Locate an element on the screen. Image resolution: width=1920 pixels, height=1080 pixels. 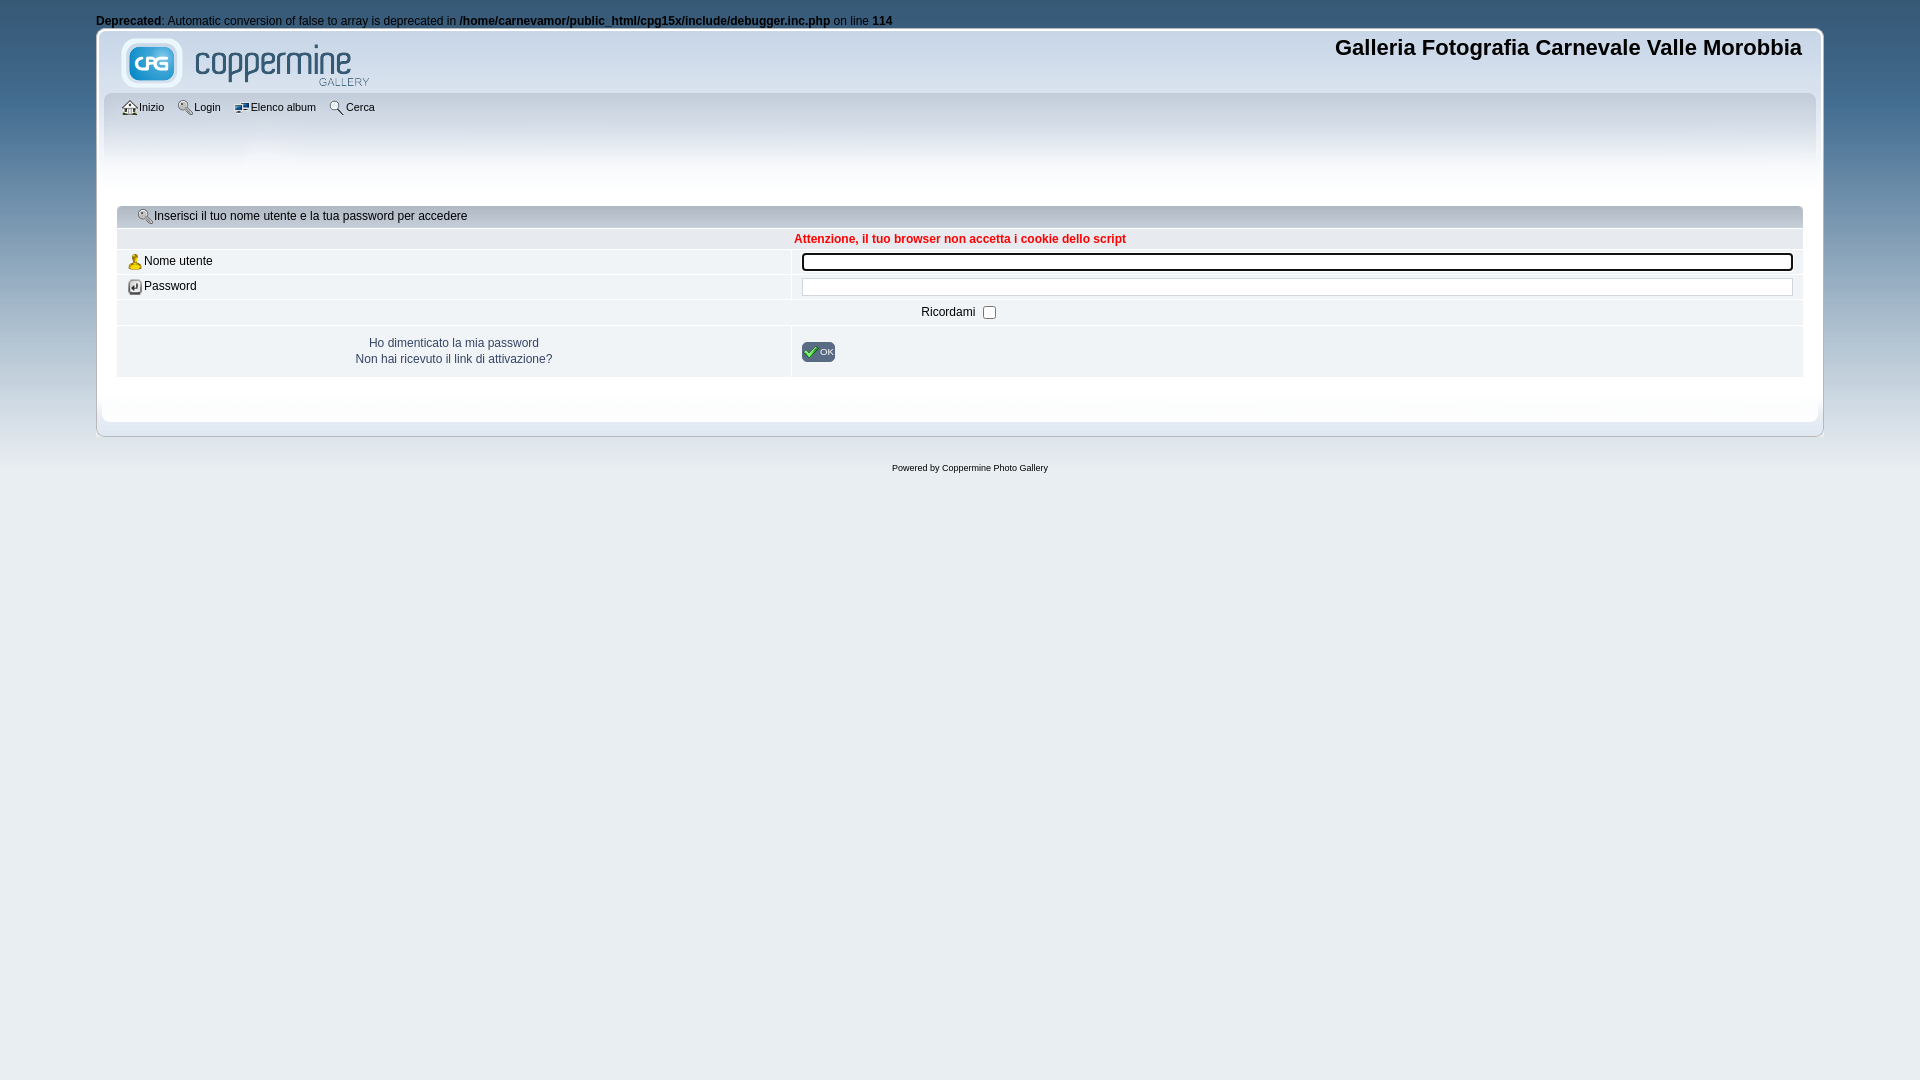
'Non hai ricevuto il link di attivazione?' is located at coordinates (355, 357).